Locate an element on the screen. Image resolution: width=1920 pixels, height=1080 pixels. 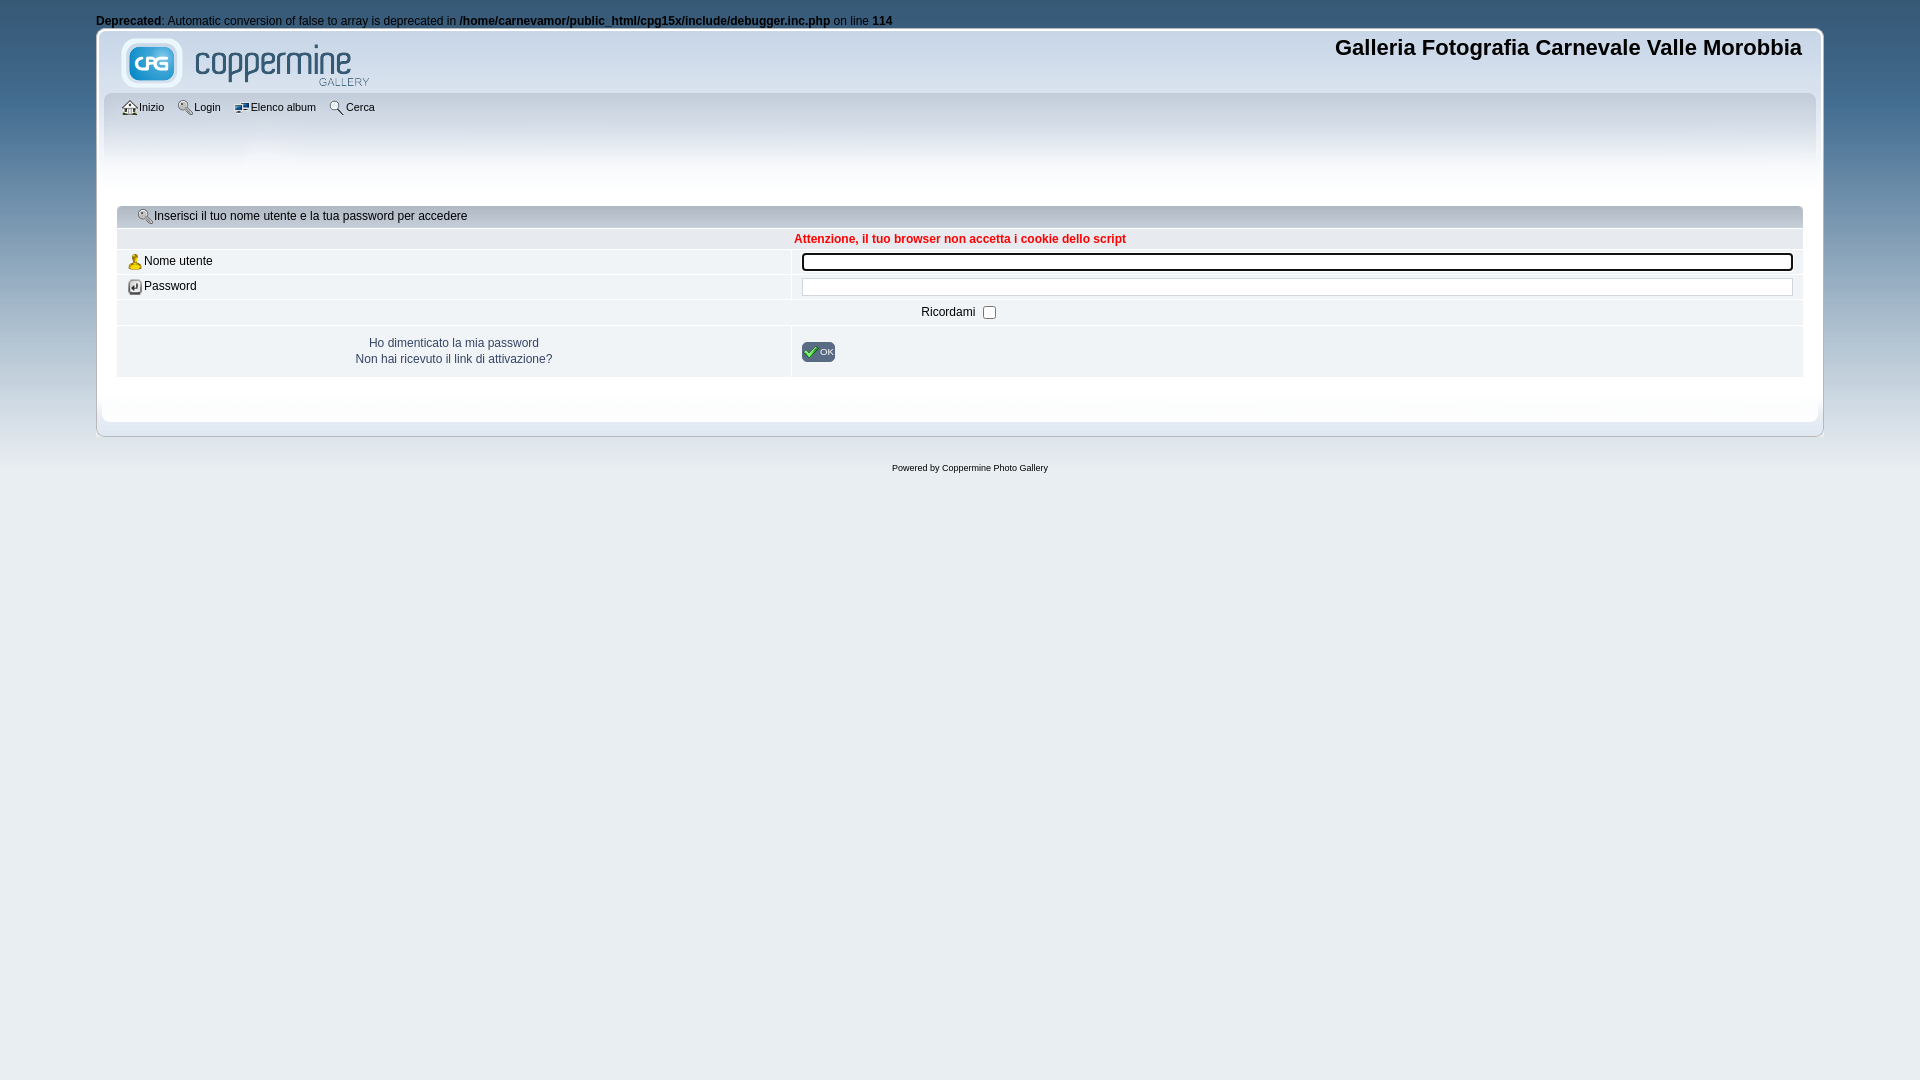
'Non hai ricevuto il link di attivazione?' is located at coordinates (355, 357).